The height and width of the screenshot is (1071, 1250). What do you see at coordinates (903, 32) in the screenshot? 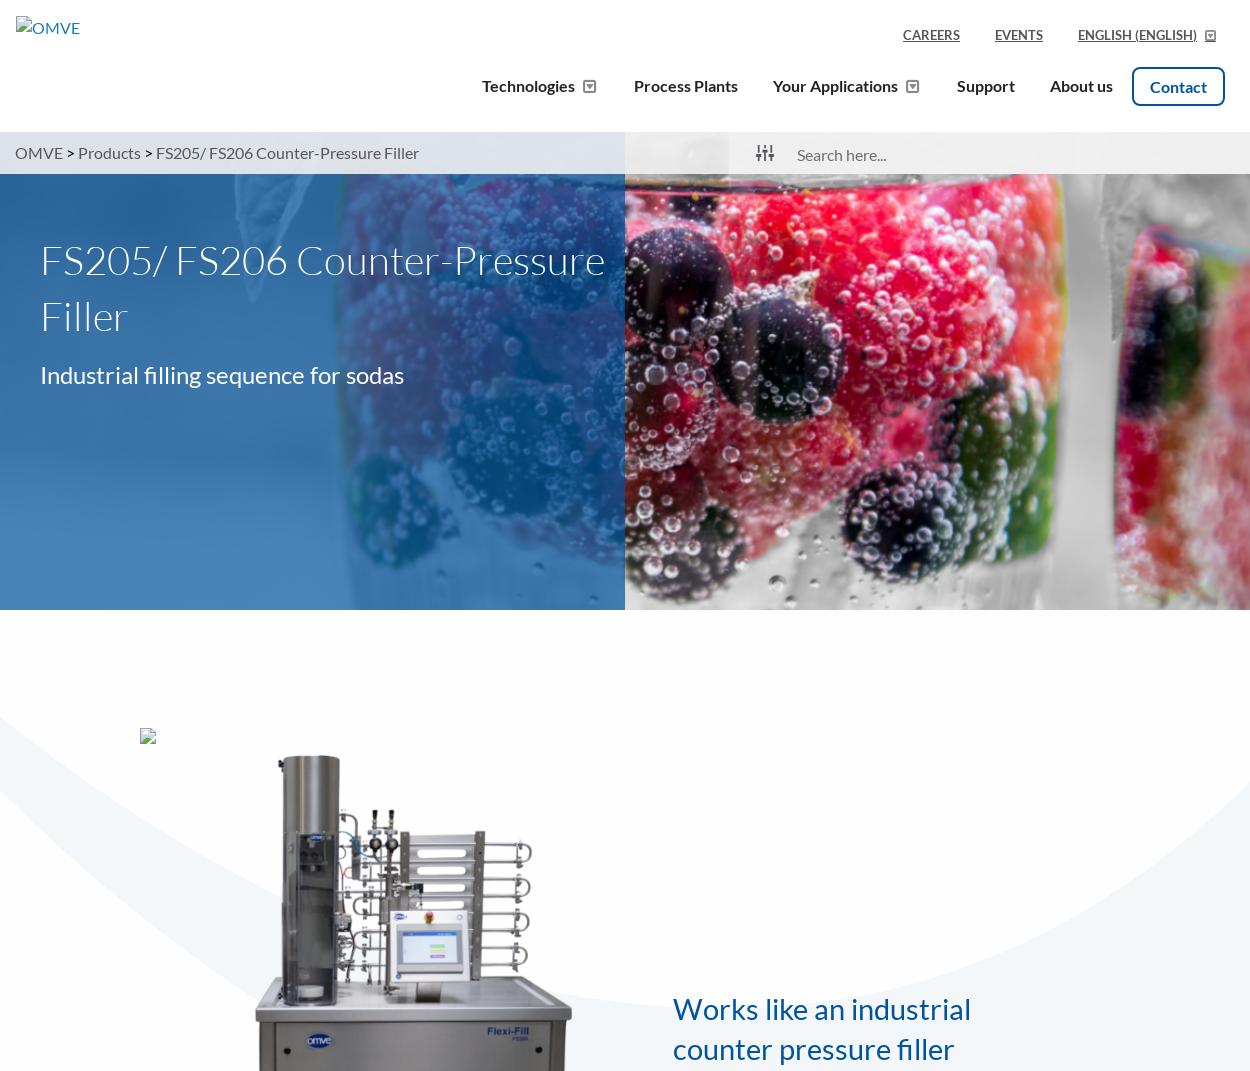
I see `'Careers'` at bounding box center [903, 32].